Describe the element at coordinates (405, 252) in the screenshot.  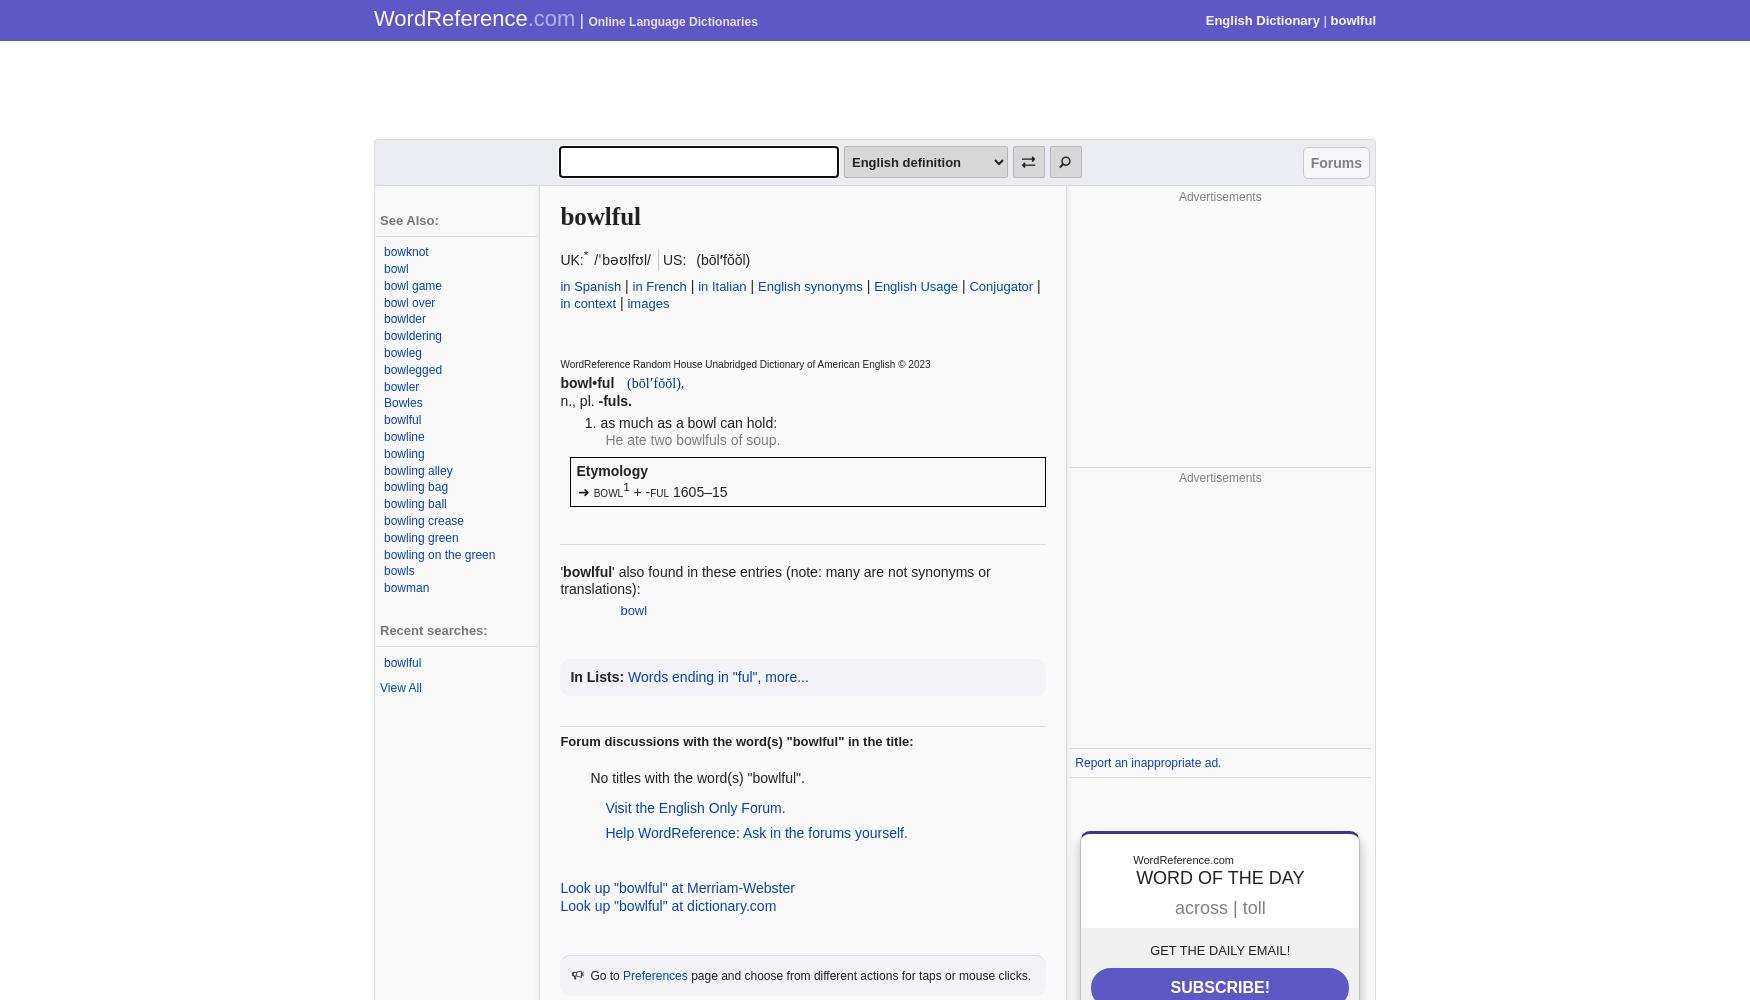
I see `'bowknot'` at that location.